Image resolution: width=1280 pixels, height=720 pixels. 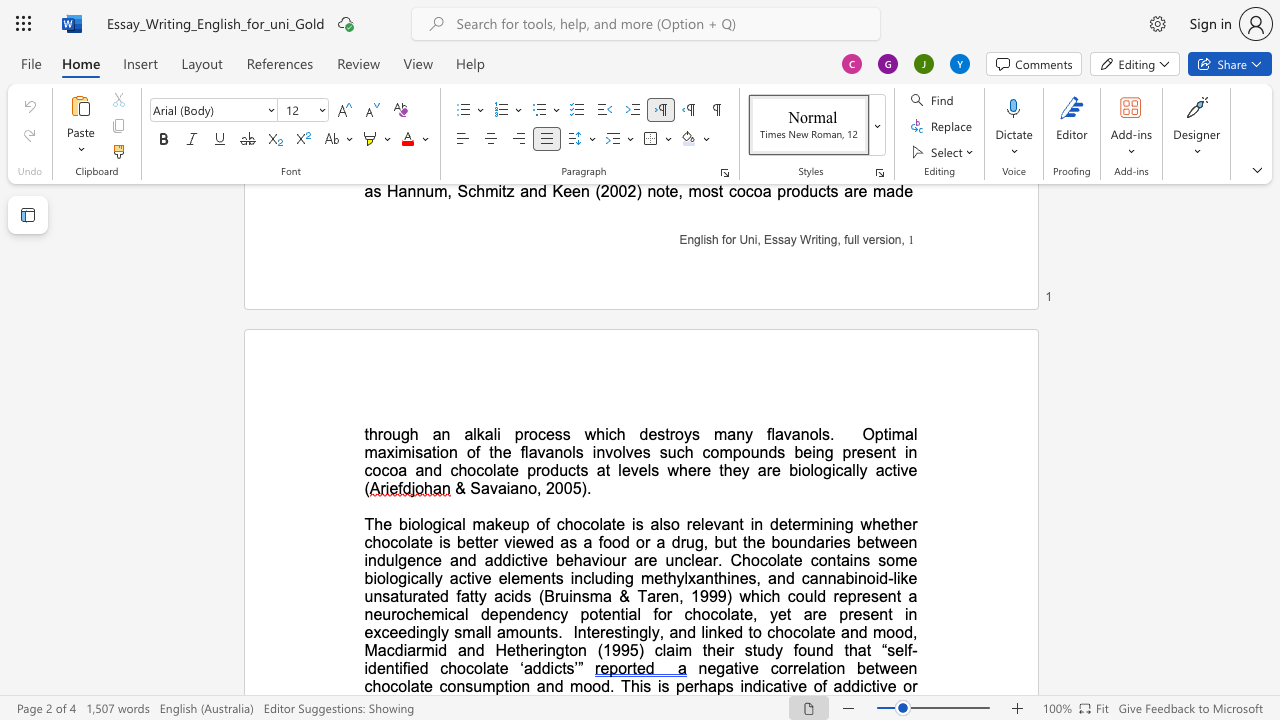 What do you see at coordinates (780, 685) in the screenshot?
I see `the space between the continuous character "a" and "t" in the text` at bounding box center [780, 685].